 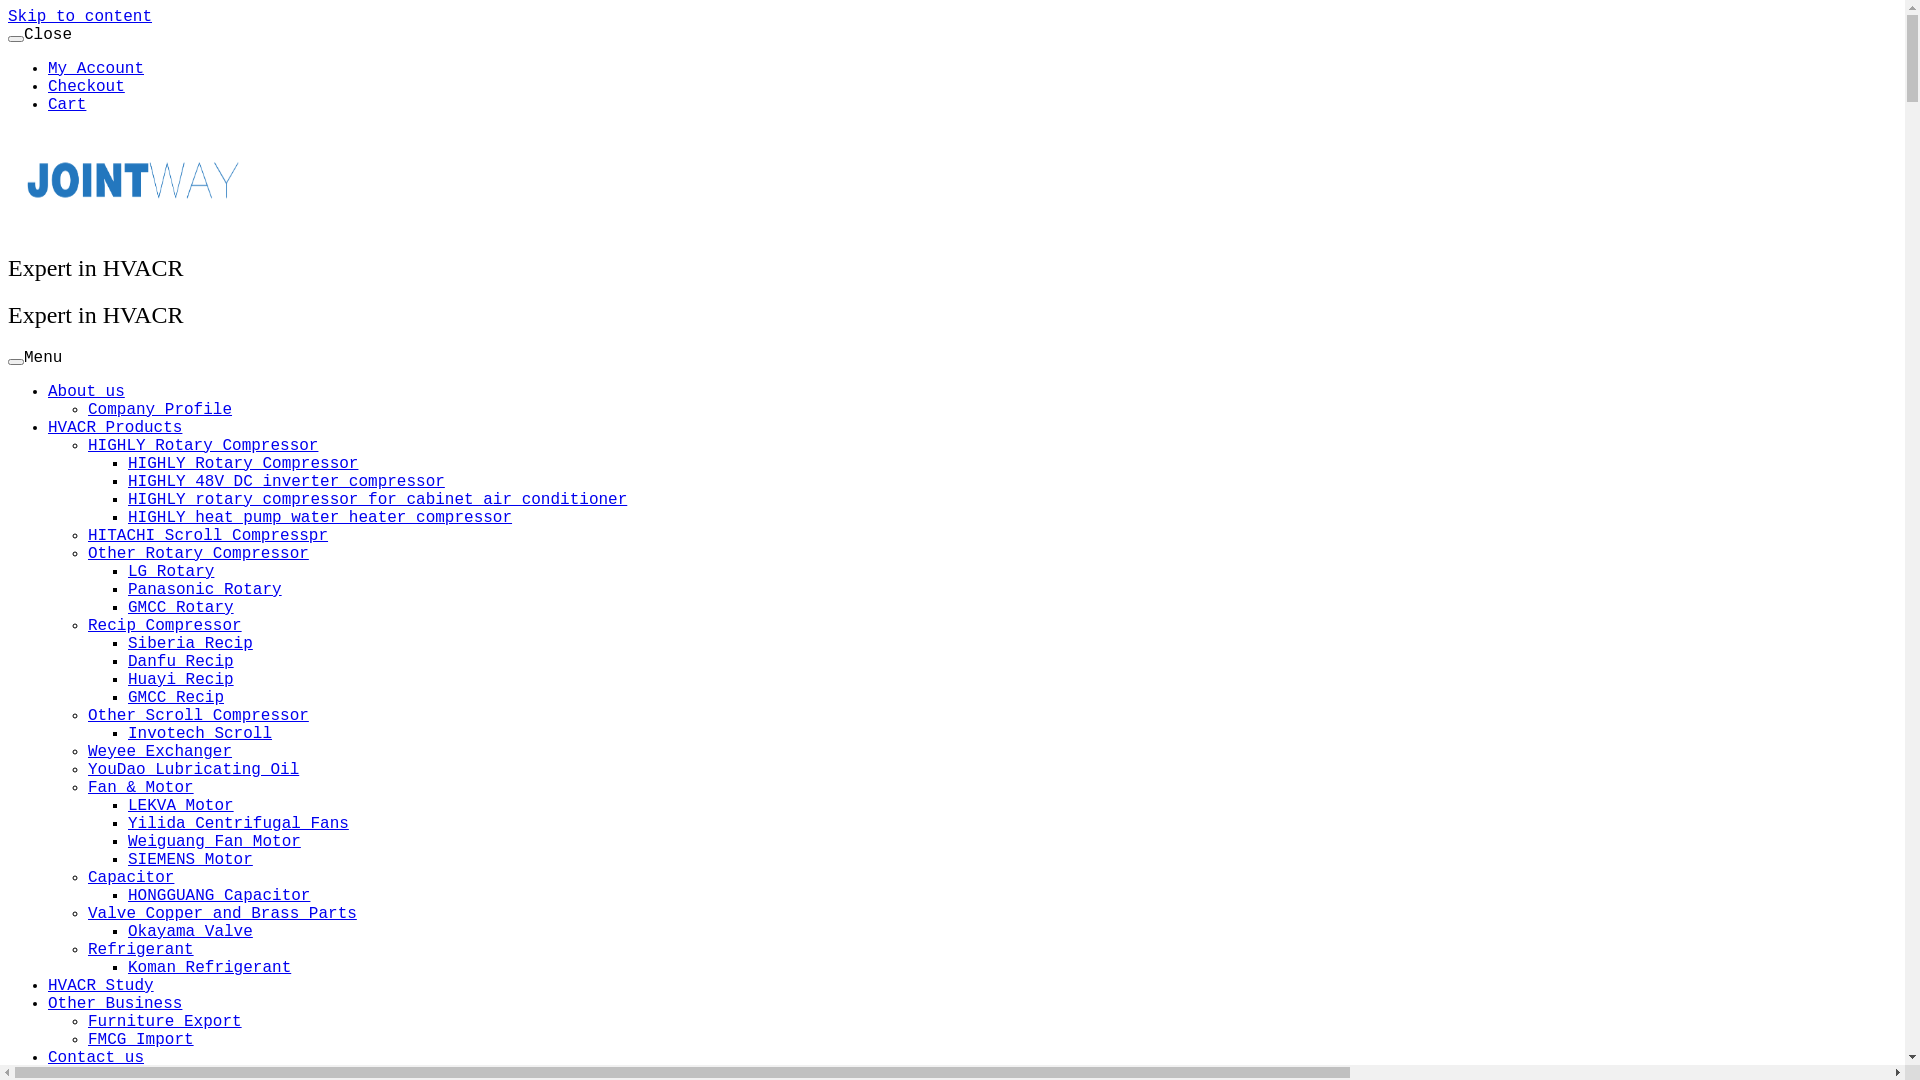 I want to click on 'YouDao Lubricating Oil', so click(x=193, y=769).